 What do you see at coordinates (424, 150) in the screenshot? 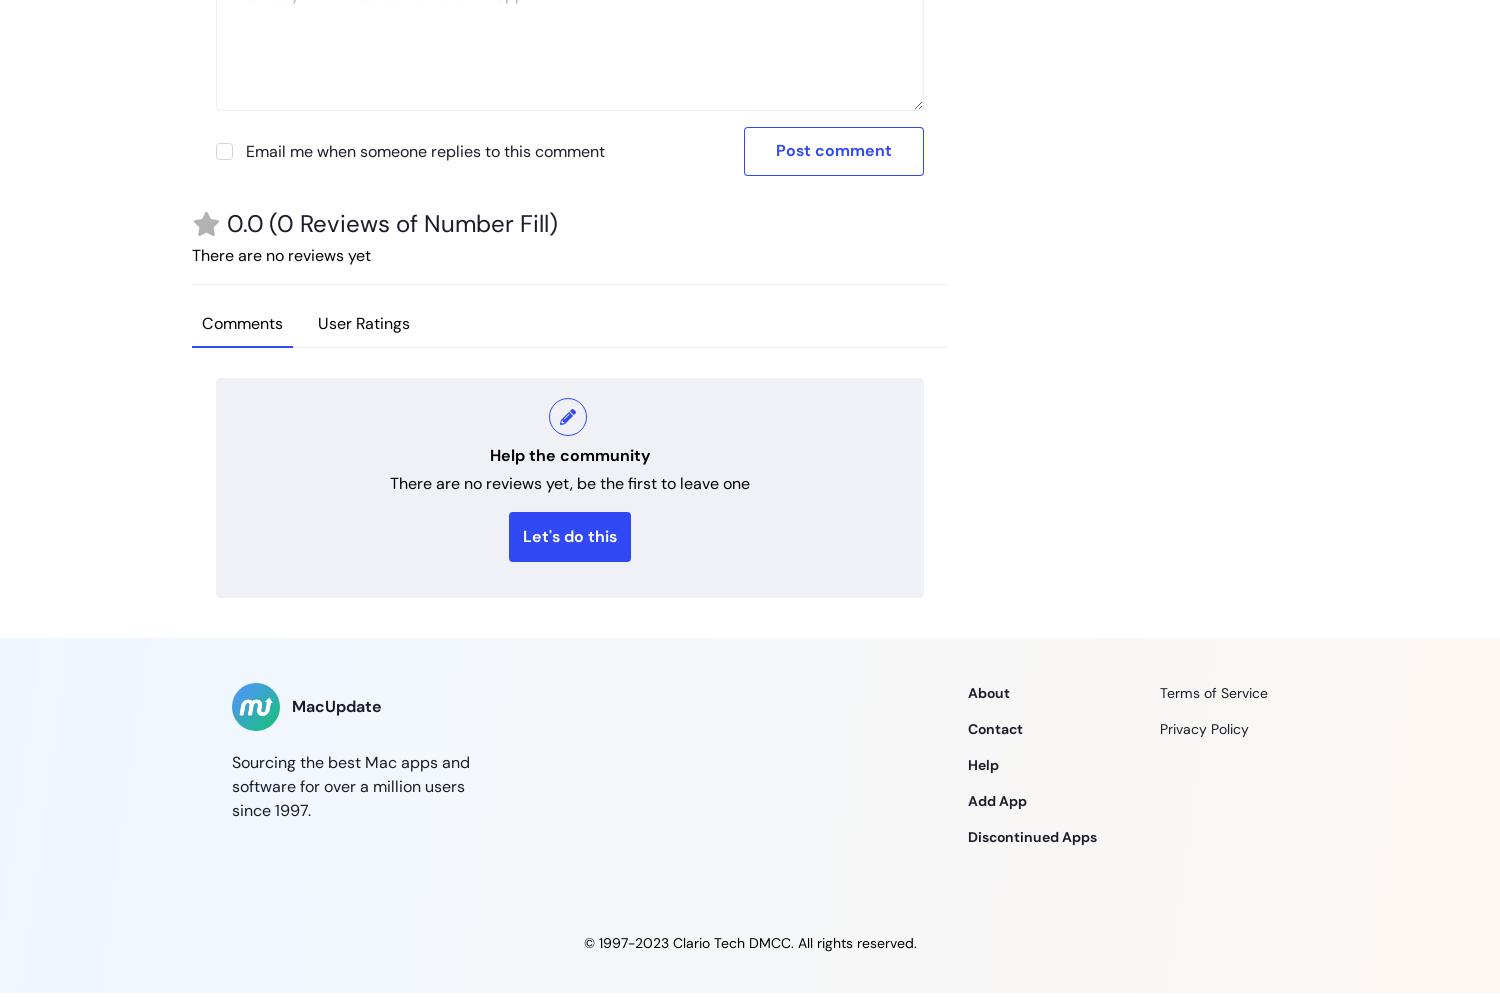
I see `'Email me when someone replies to this comment'` at bounding box center [424, 150].